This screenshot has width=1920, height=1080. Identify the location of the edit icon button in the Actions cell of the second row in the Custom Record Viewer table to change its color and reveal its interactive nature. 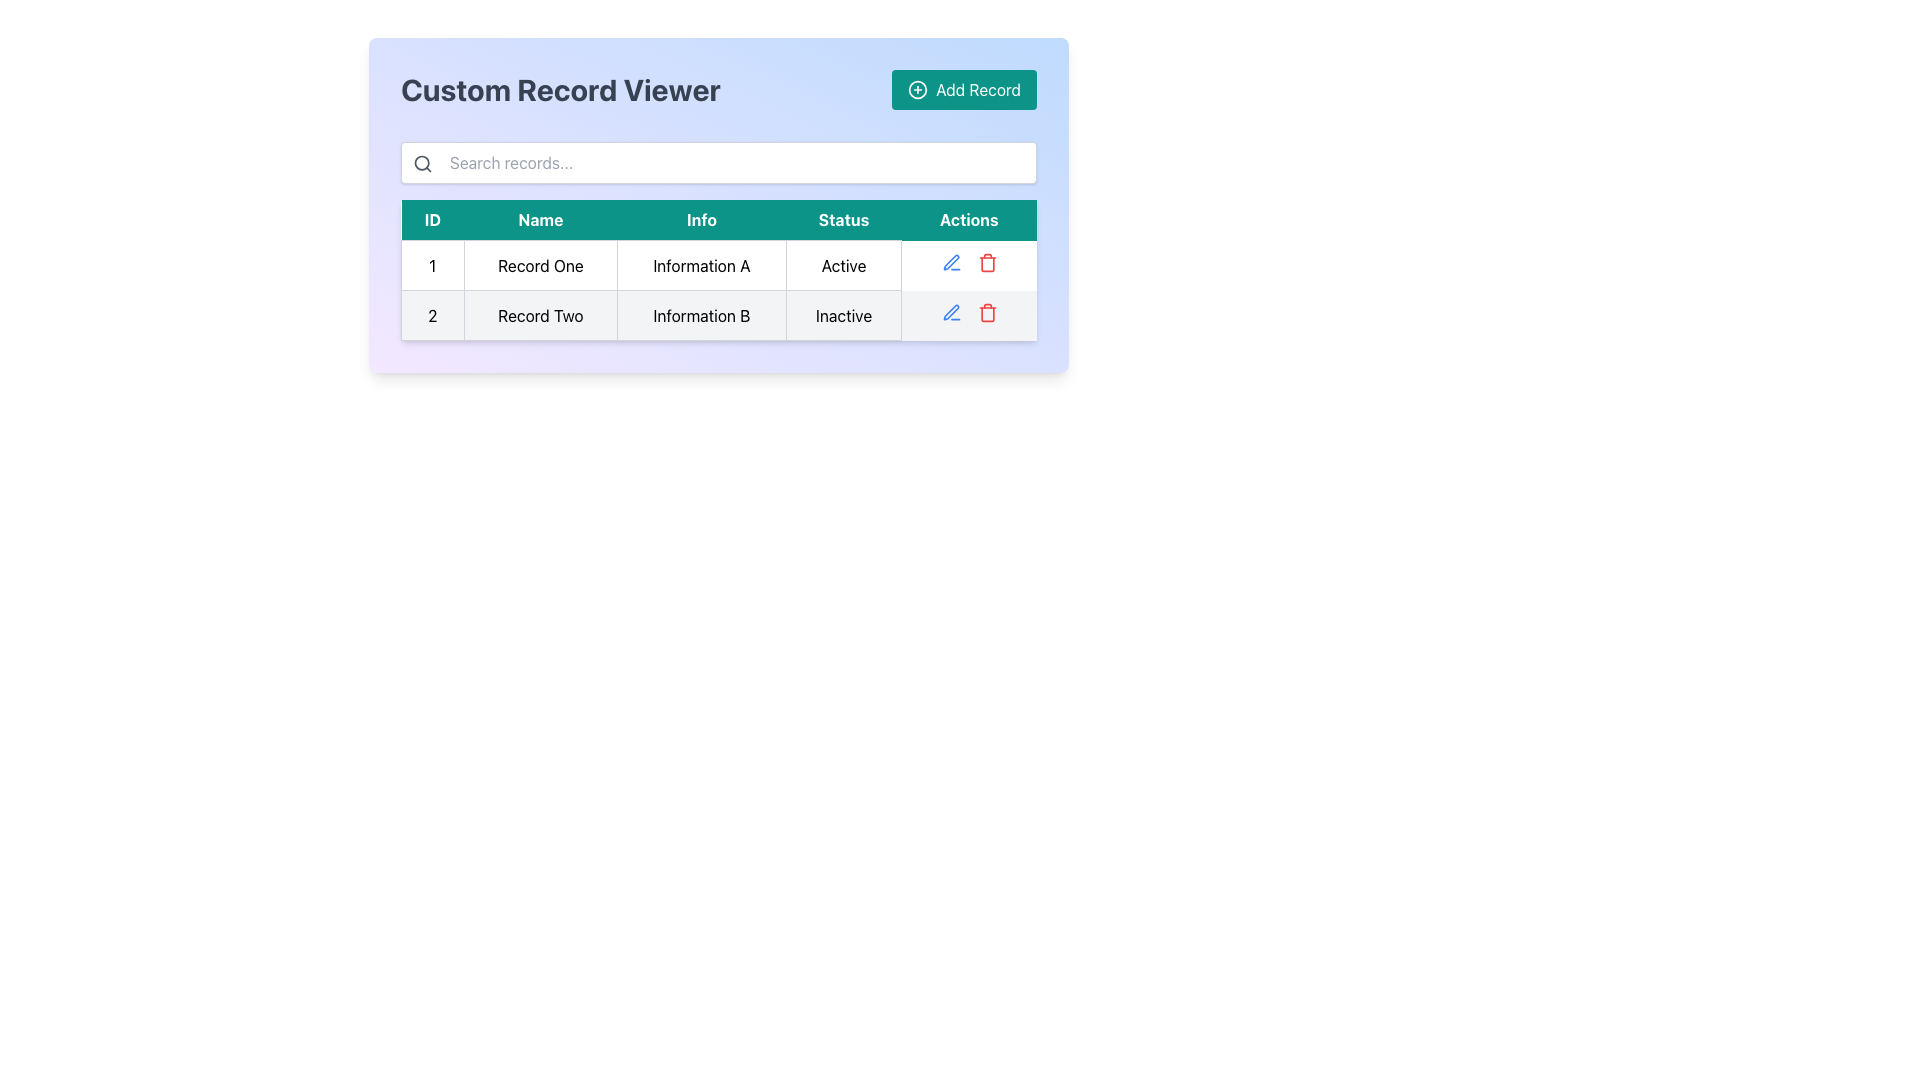
(950, 261).